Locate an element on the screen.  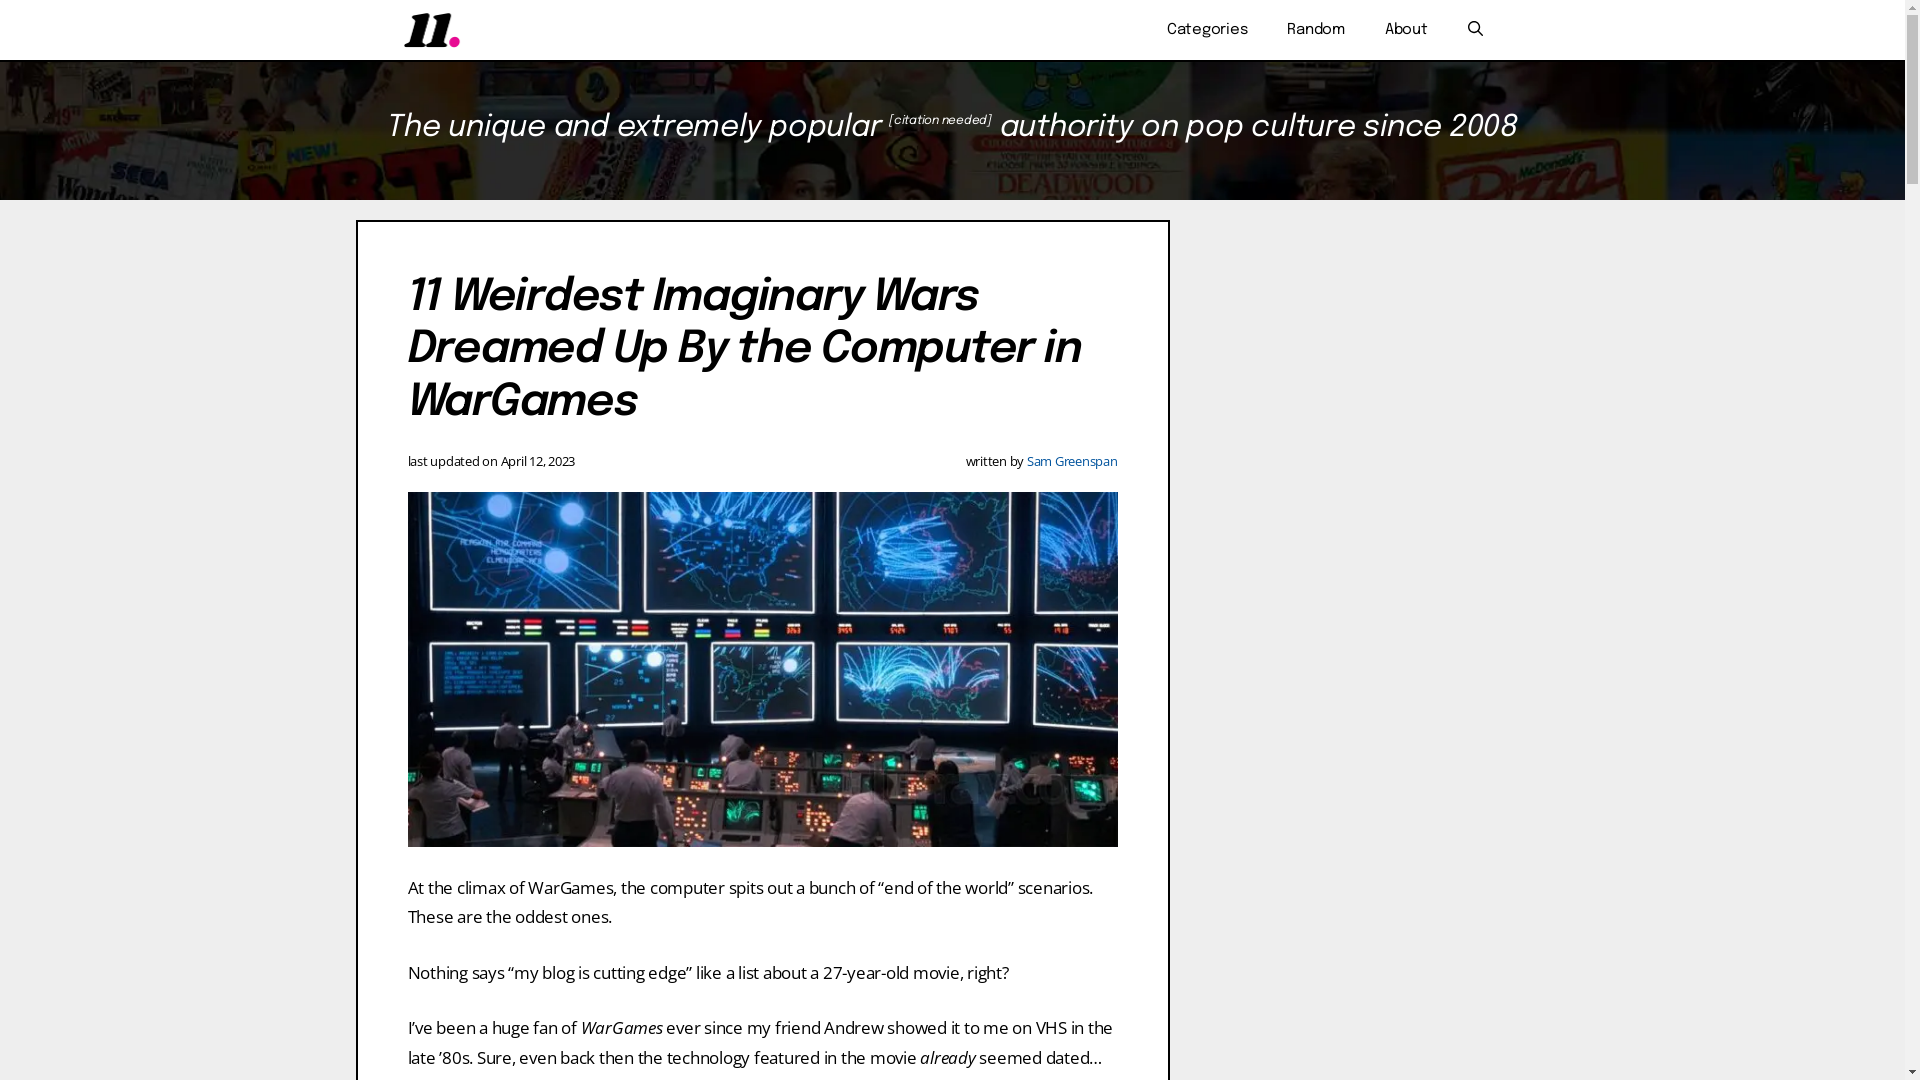
'11 Points' is located at coordinates (401, 30).